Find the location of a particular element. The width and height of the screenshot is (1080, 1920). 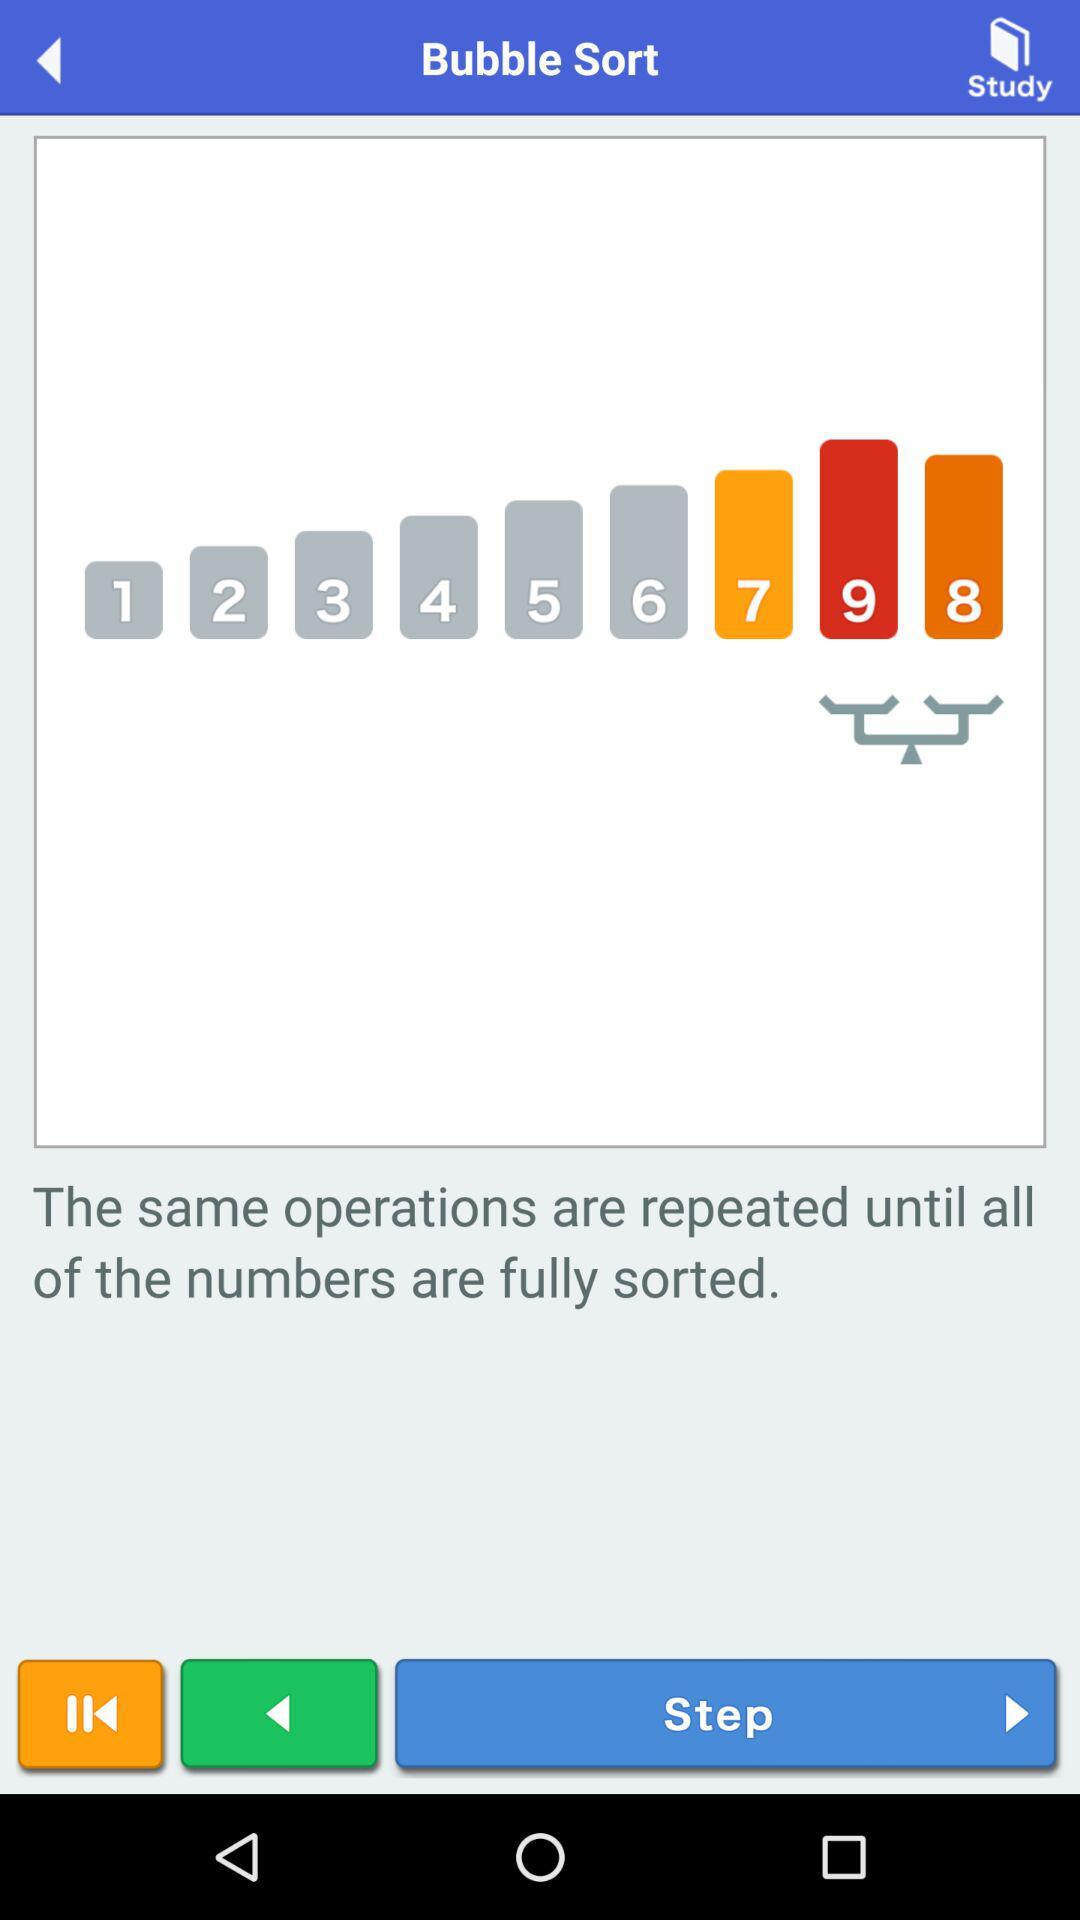

back to previous menu is located at coordinates (68, 56).